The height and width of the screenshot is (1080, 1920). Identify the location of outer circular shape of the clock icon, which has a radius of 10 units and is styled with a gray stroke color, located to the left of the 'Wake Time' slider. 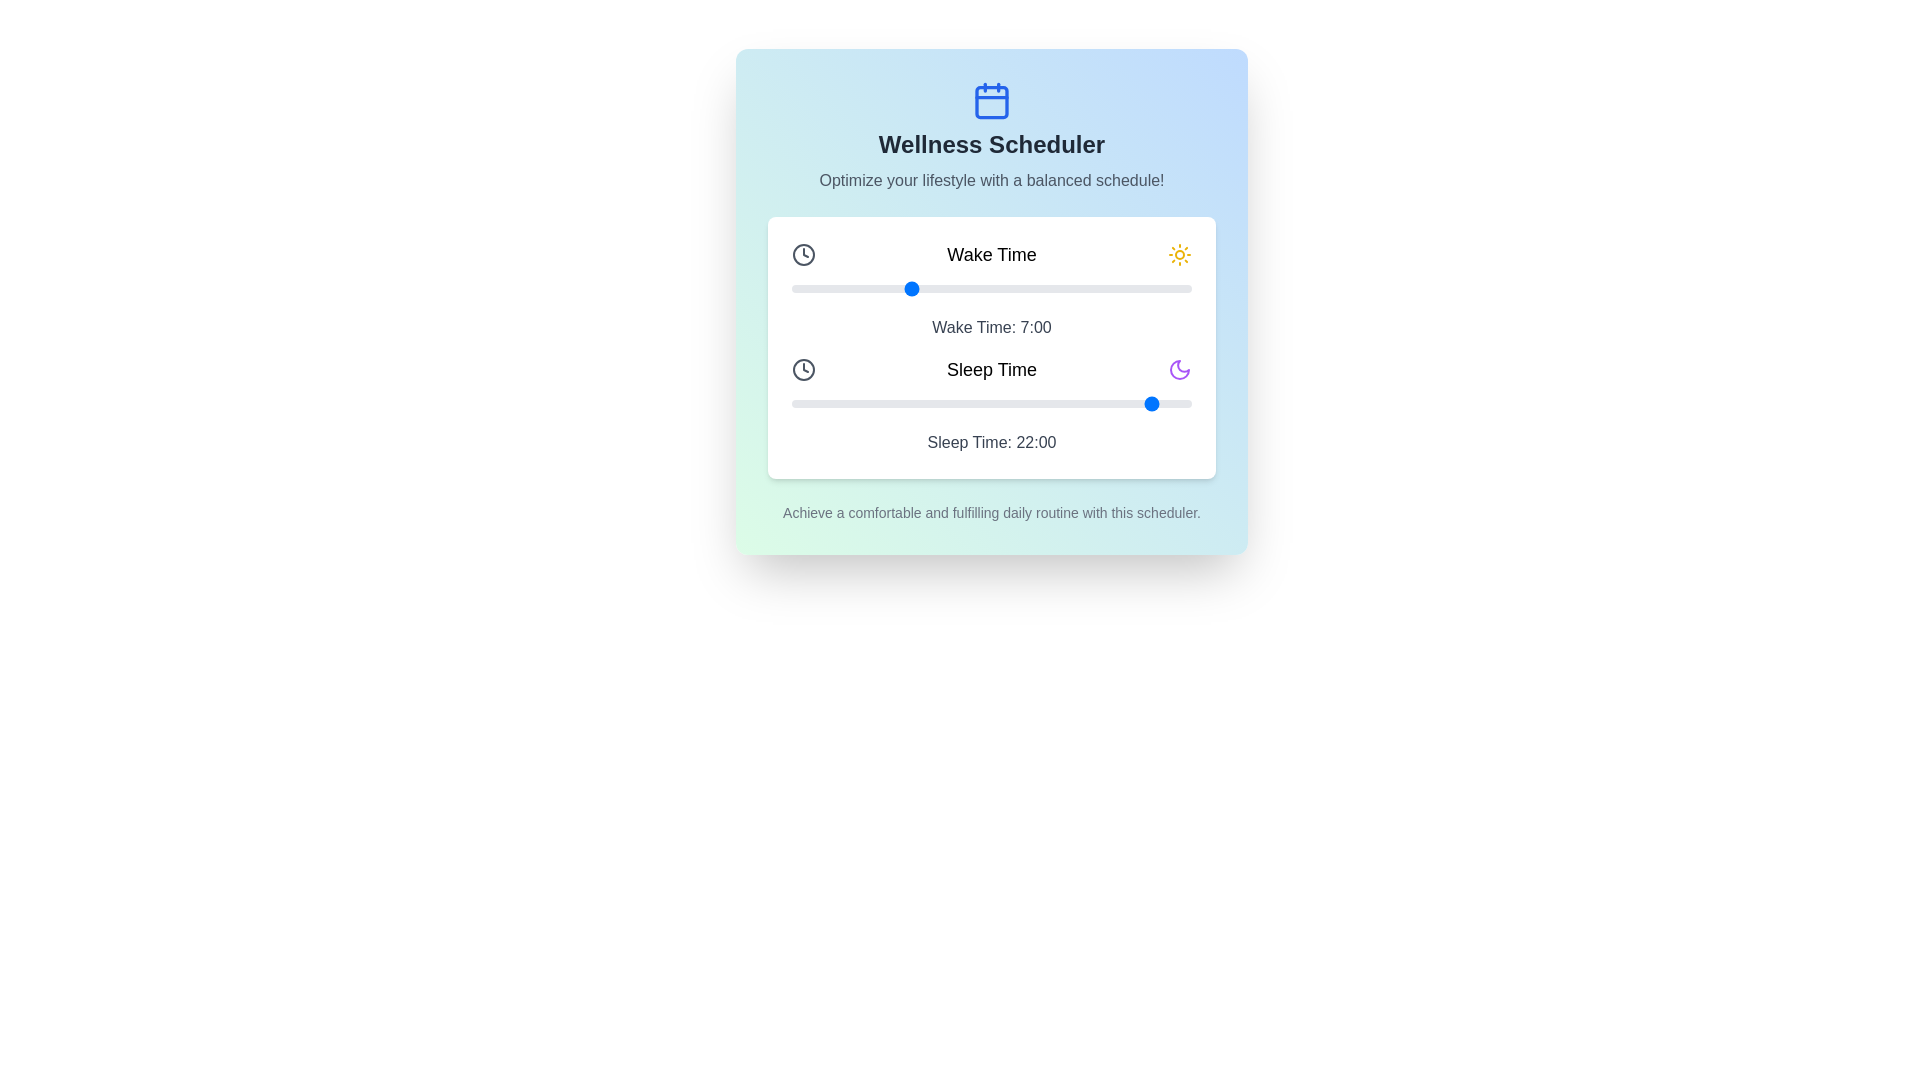
(804, 370).